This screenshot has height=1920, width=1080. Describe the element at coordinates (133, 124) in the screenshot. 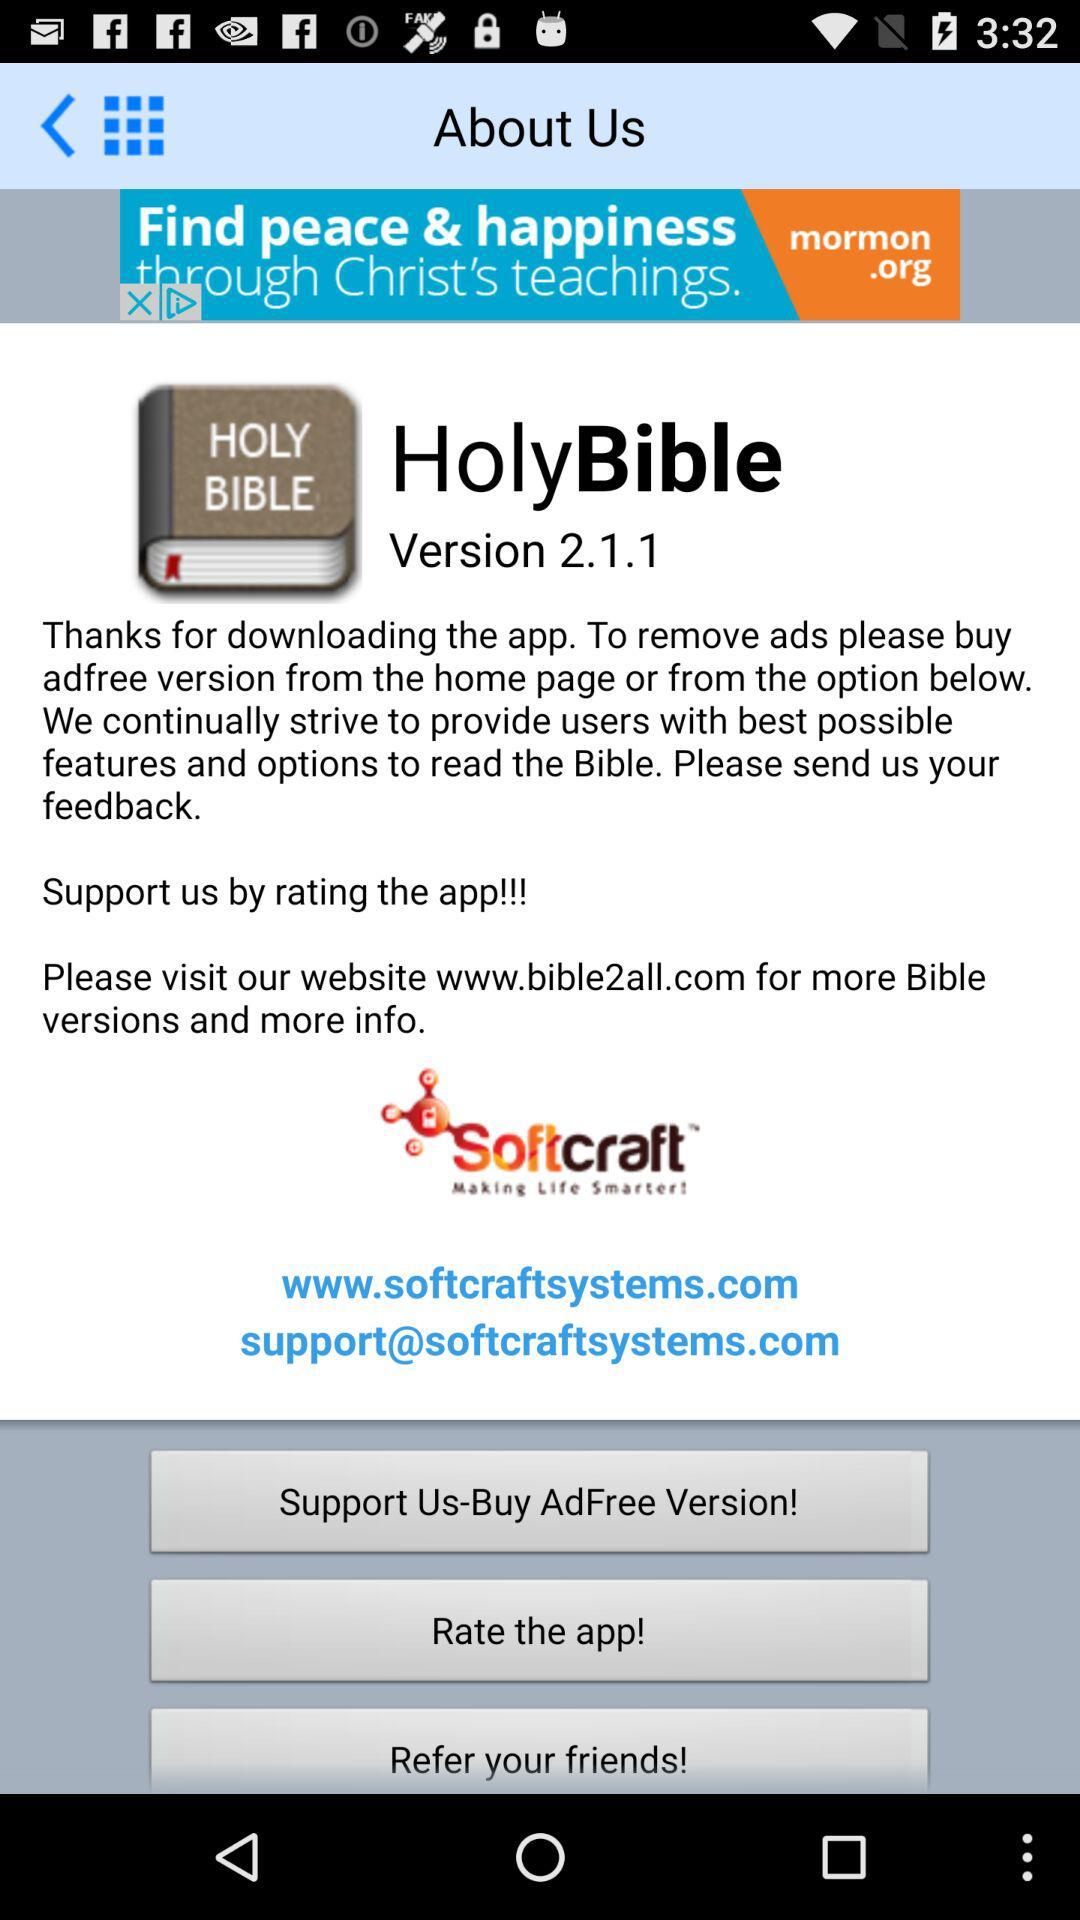

I see `see more options` at that location.